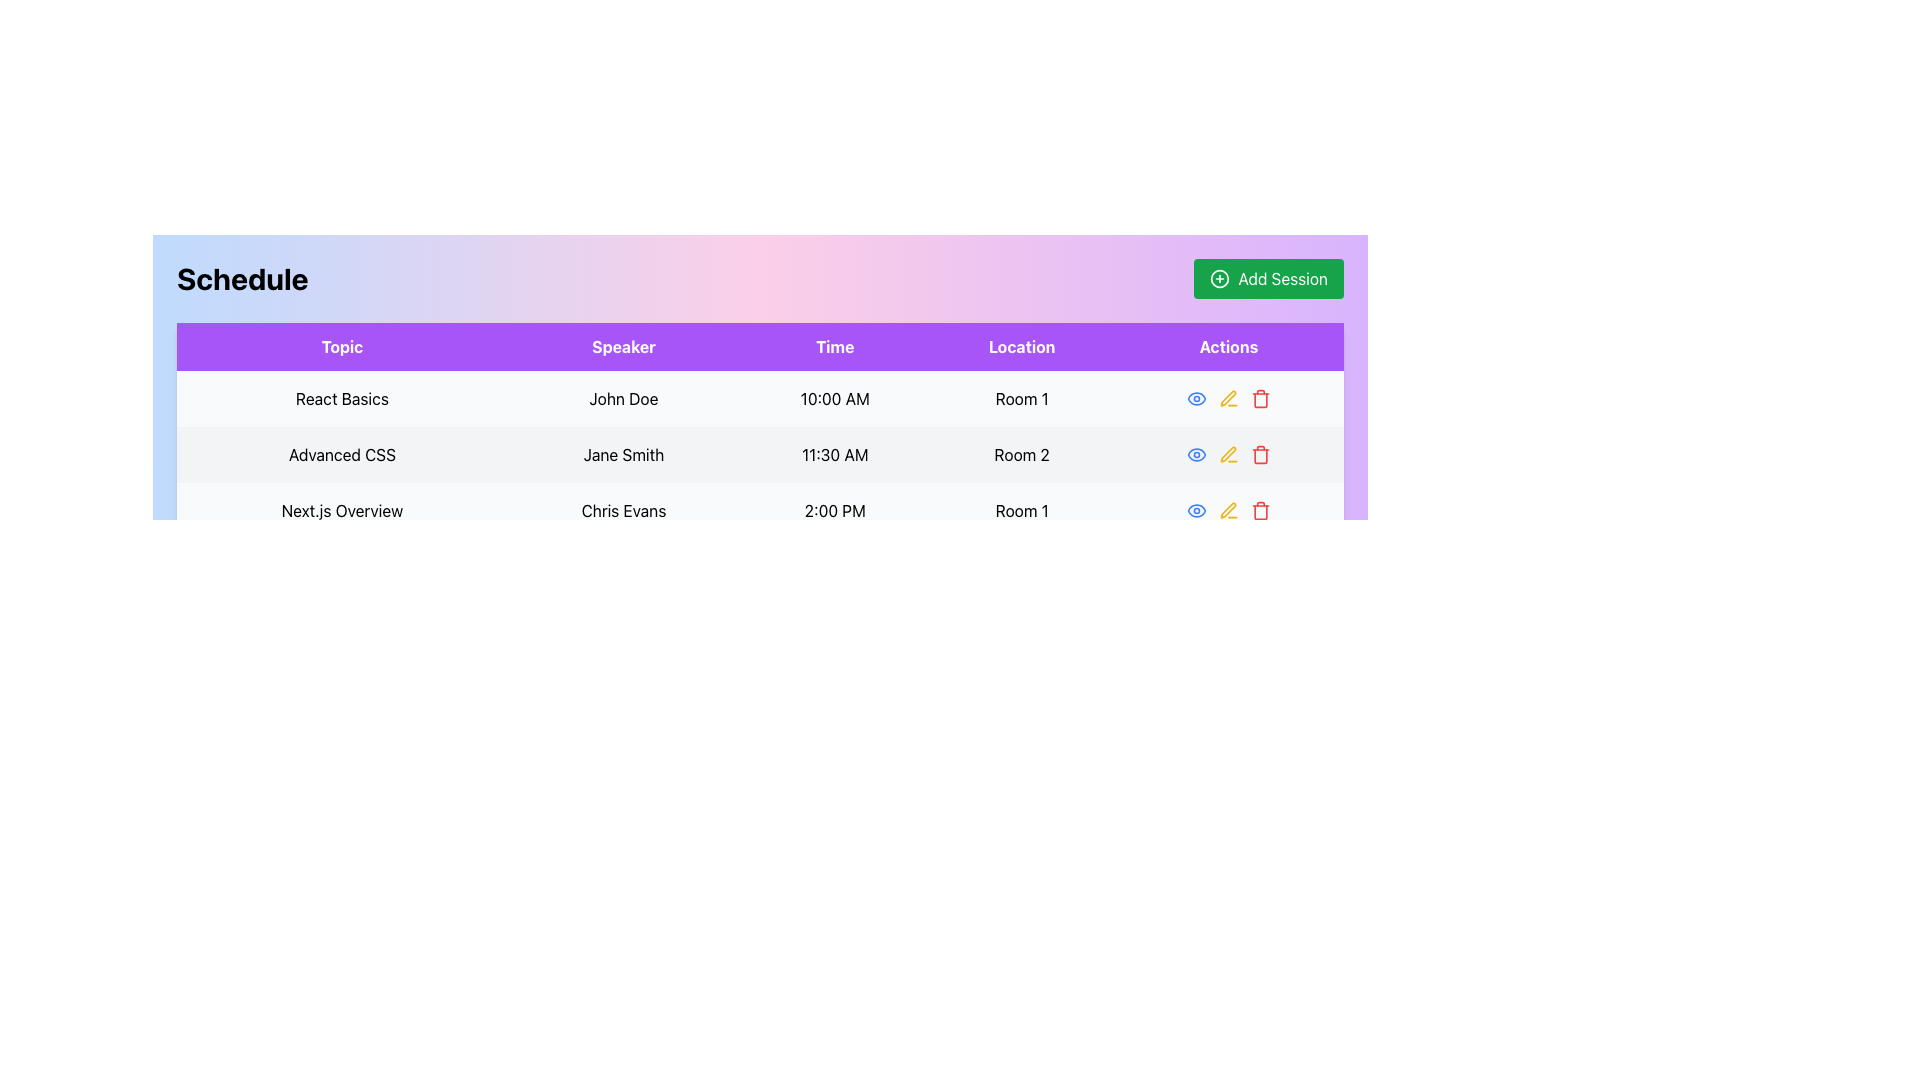 The width and height of the screenshot is (1920, 1080). What do you see at coordinates (1219, 278) in the screenshot?
I see `the SVG Circle Element that serves as a decorative '+' symbol within a circle, located near the top-right section of the interface, aligned with the 'Add Session' button` at bounding box center [1219, 278].